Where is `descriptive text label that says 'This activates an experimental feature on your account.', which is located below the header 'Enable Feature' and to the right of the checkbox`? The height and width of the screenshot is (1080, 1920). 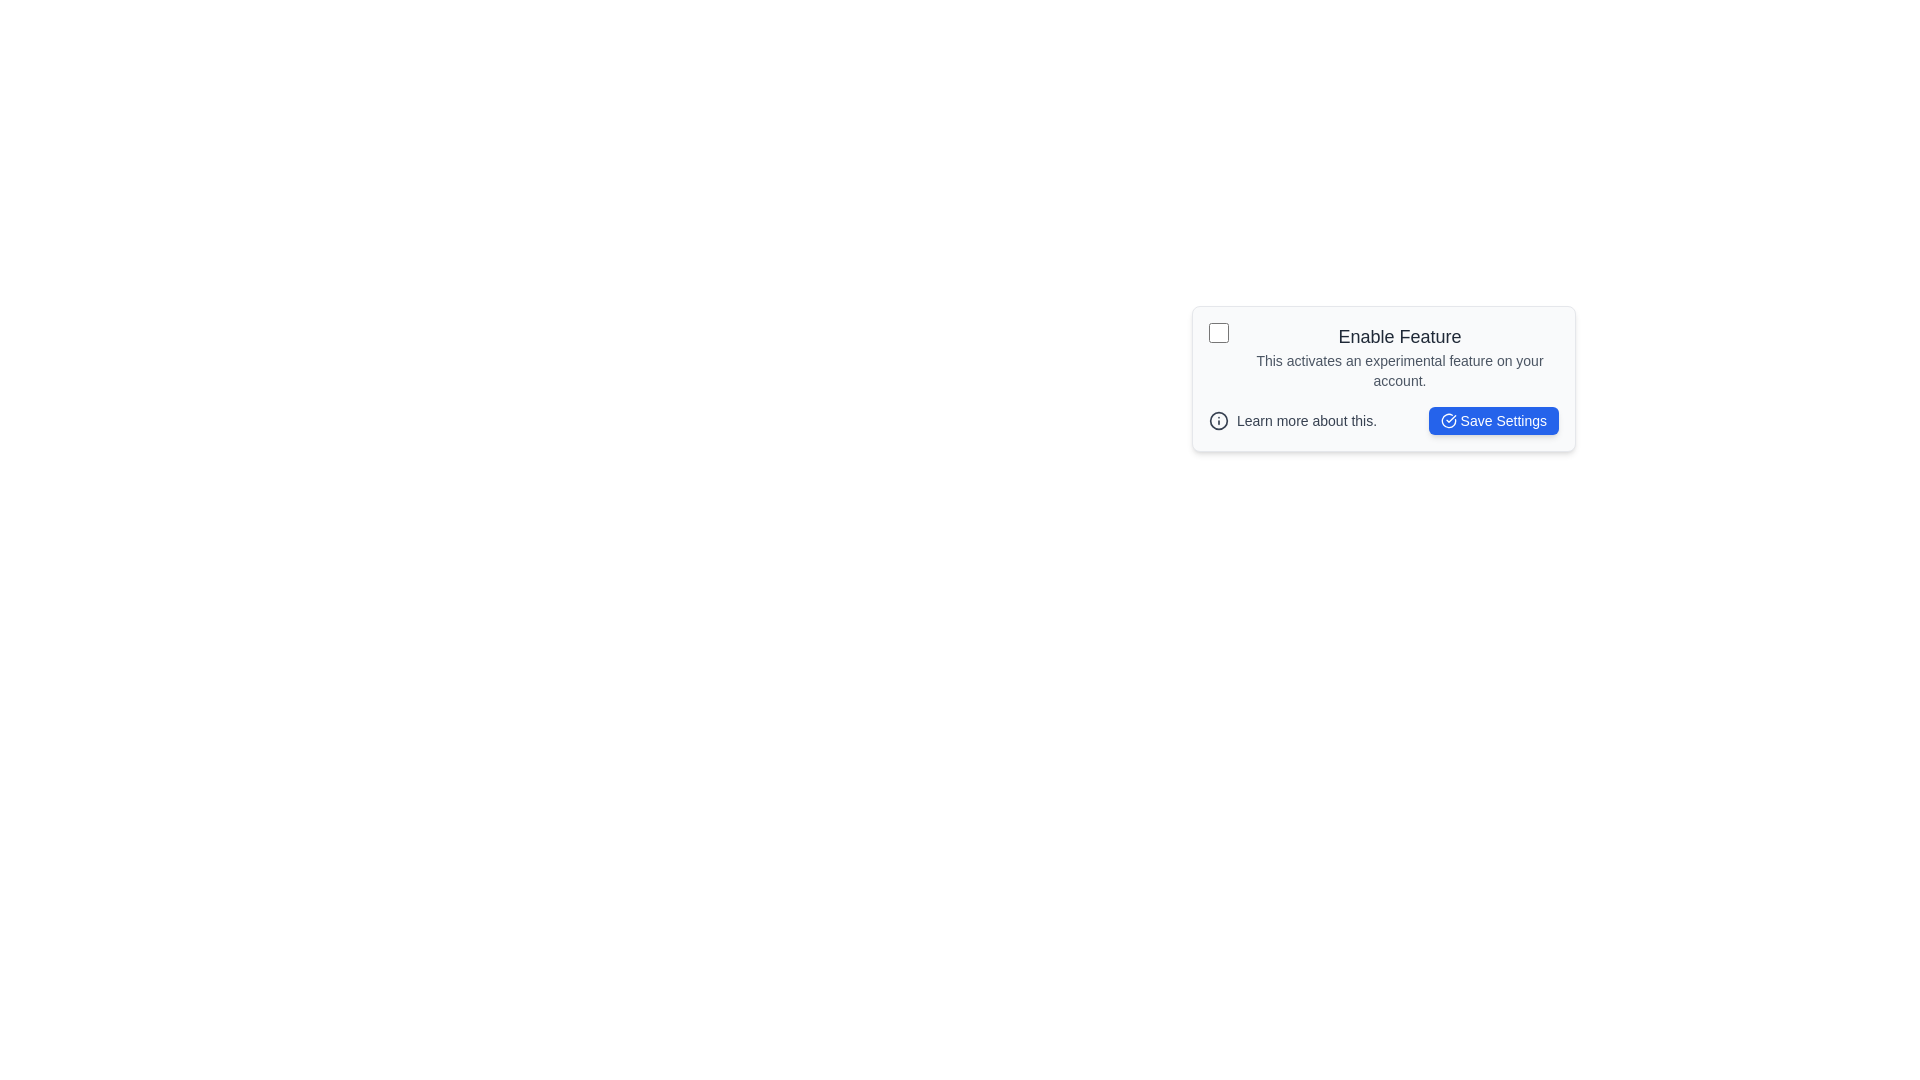 descriptive text label that says 'This activates an experimental feature on your account.', which is located below the header 'Enable Feature' and to the right of the checkbox is located at coordinates (1399, 370).